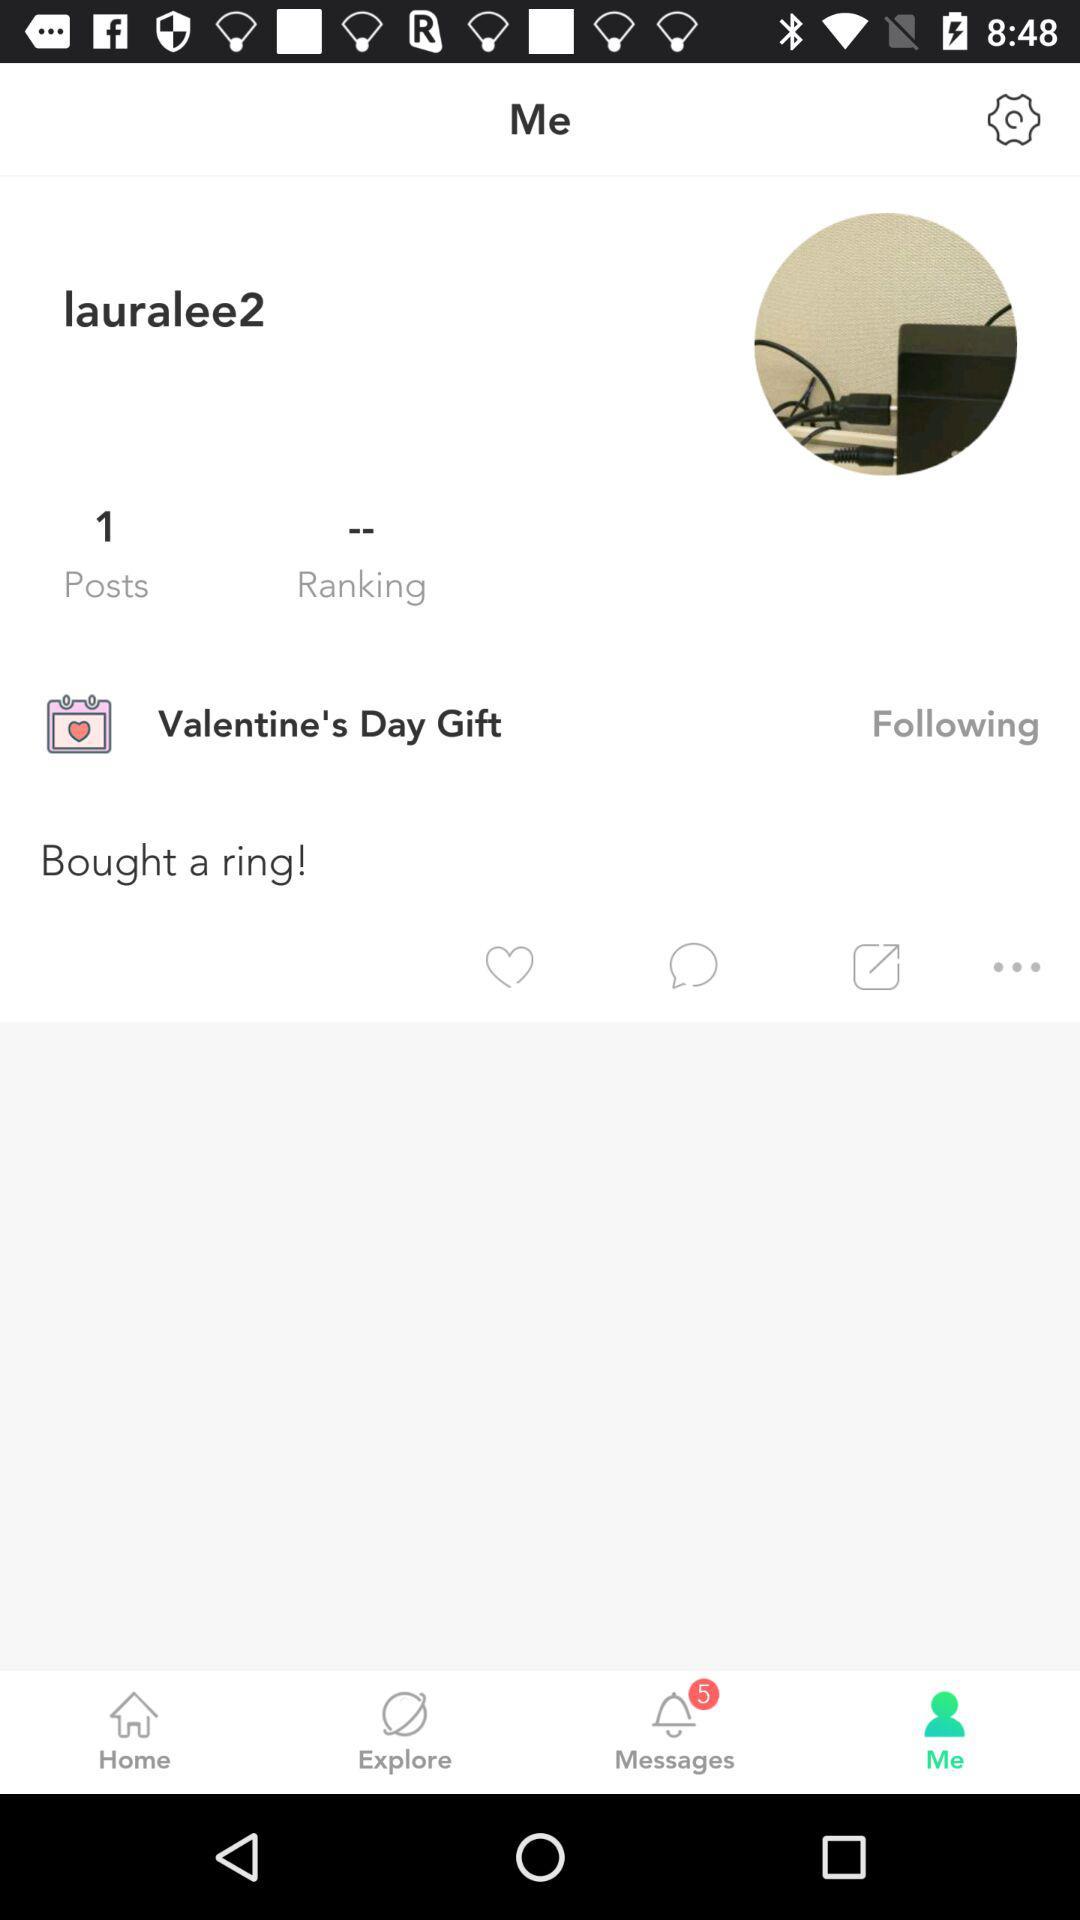 The width and height of the screenshot is (1080, 1920). I want to click on the item below bought a ring! icon, so click(1035, 967).